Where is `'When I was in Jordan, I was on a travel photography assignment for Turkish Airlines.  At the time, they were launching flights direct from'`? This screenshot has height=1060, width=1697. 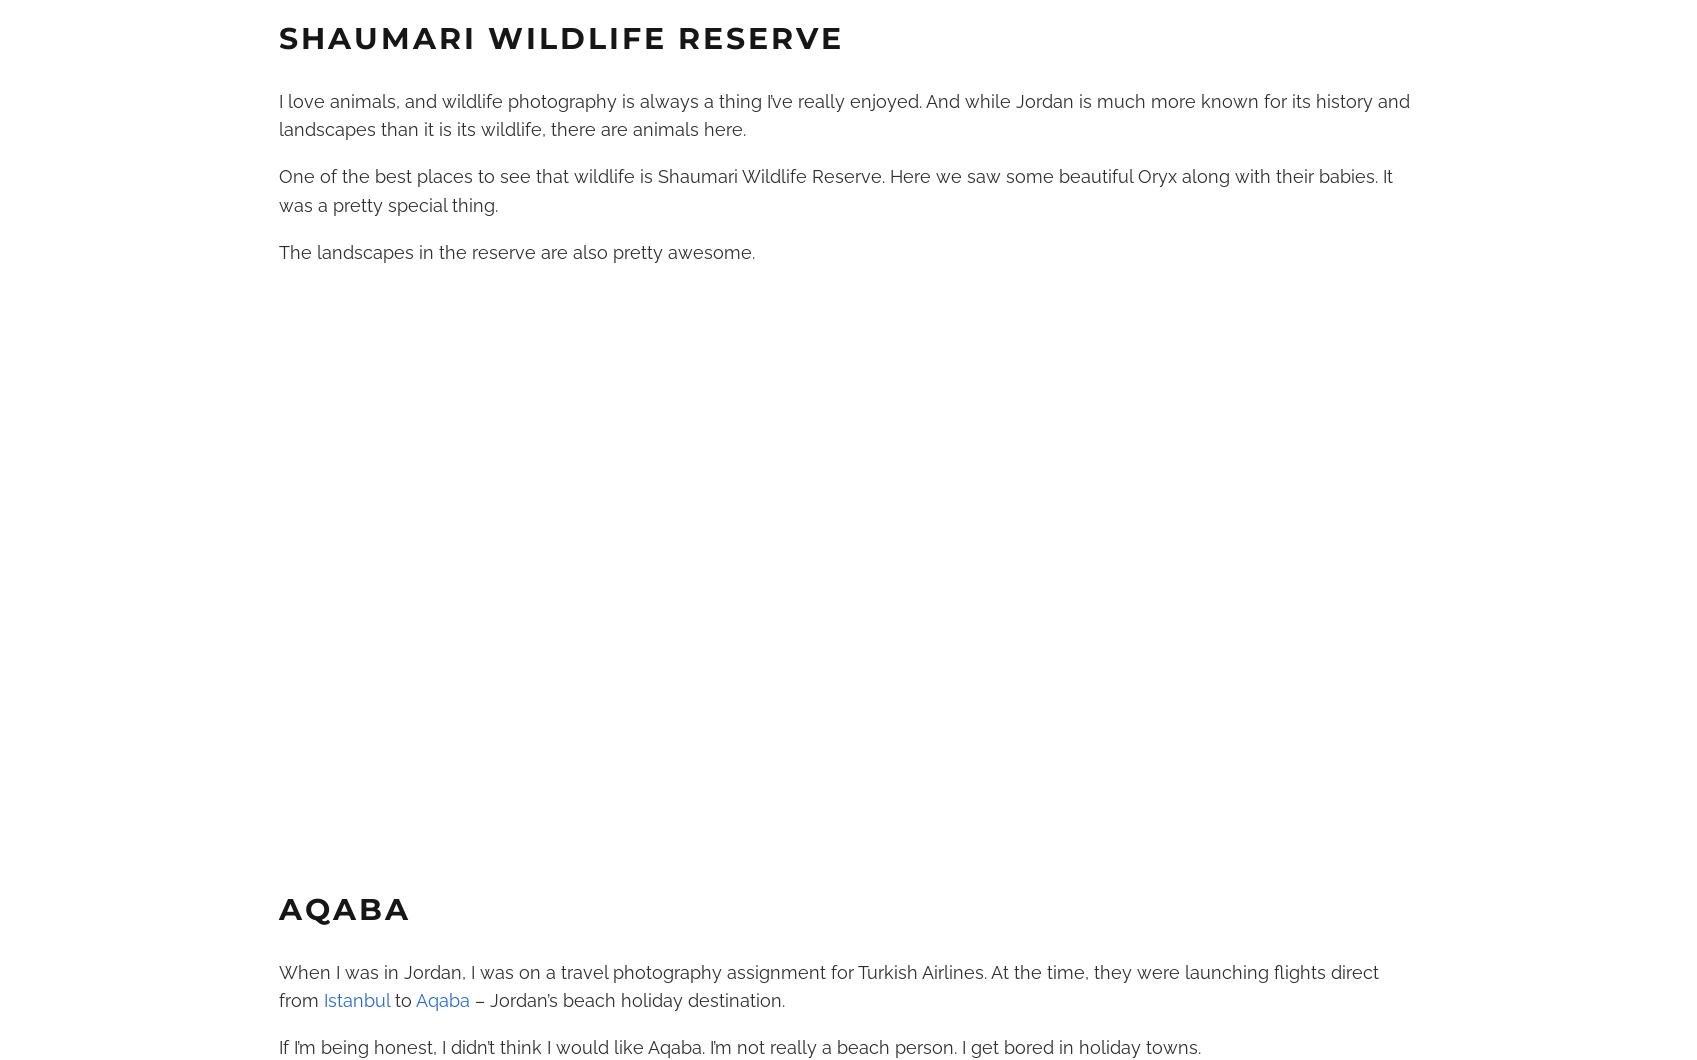
'When I was in Jordan, I was on a travel photography assignment for Turkish Airlines.  At the time, they were launching flights direct from' is located at coordinates (827, 985).